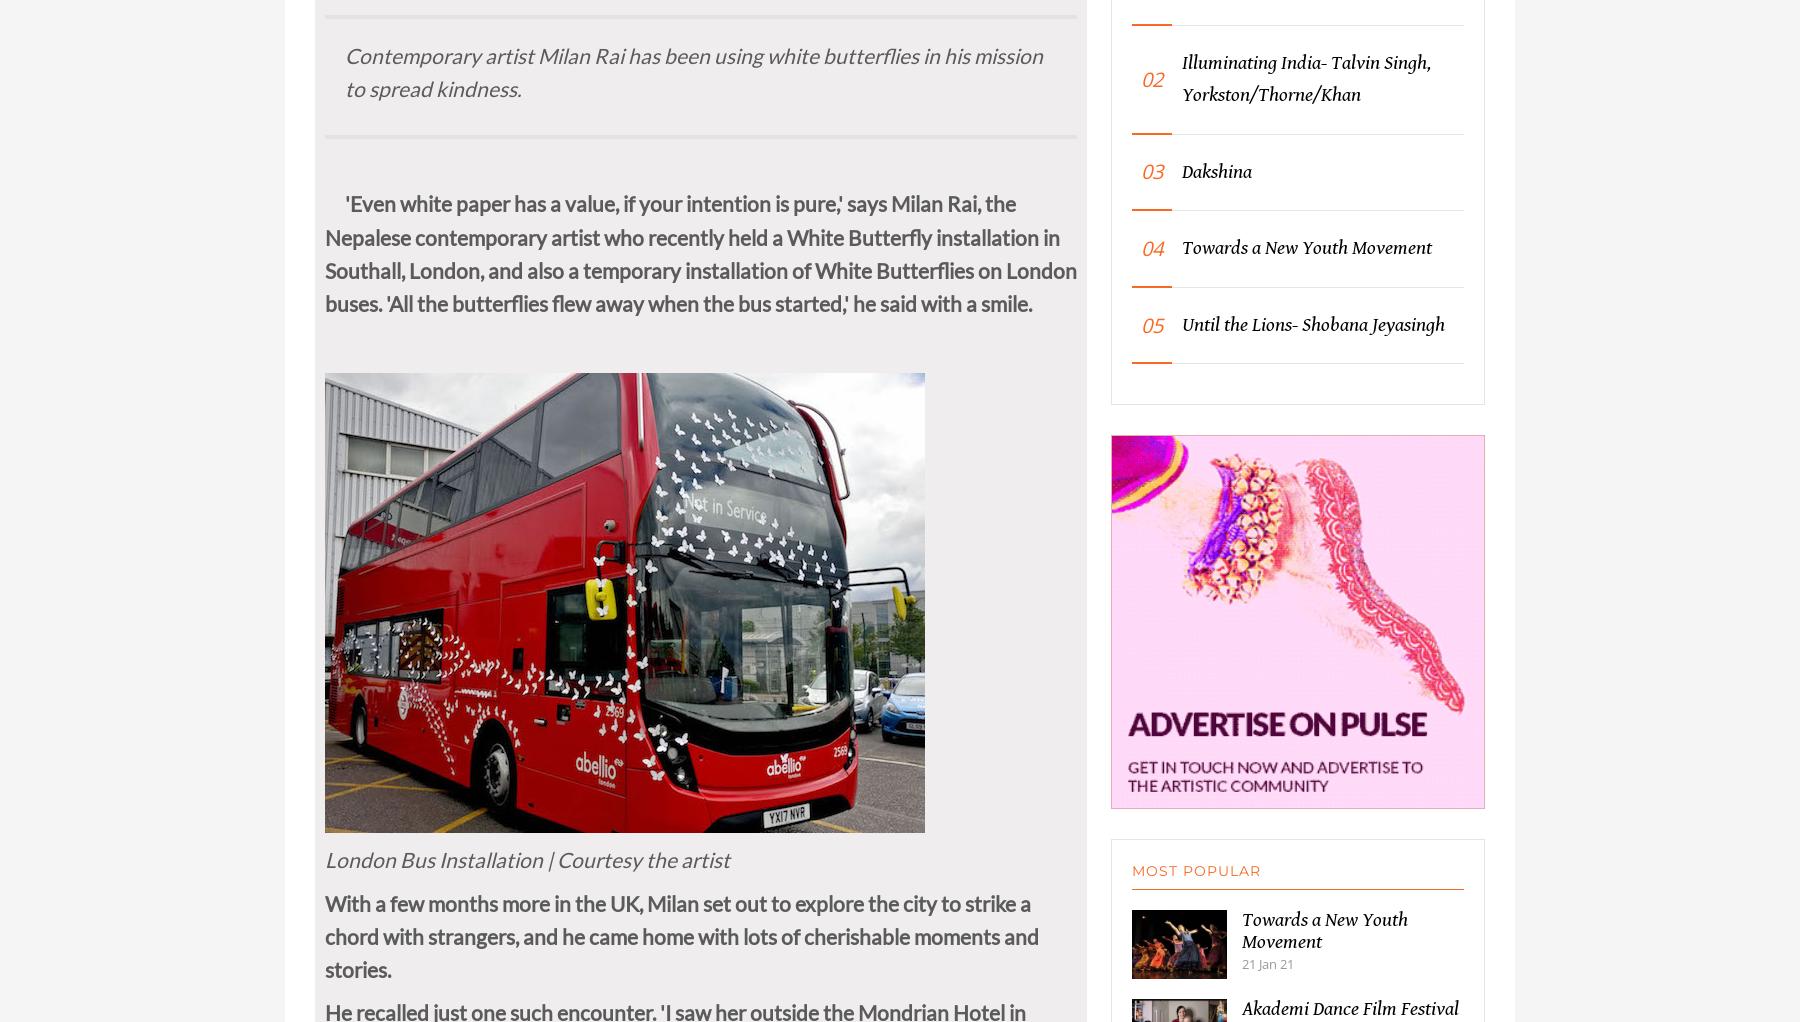 This screenshot has height=1022, width=1800. What do you see at coordinates (1151, 97) in the screenshot?
I see `'02'` at bounding box center [1151, 97].